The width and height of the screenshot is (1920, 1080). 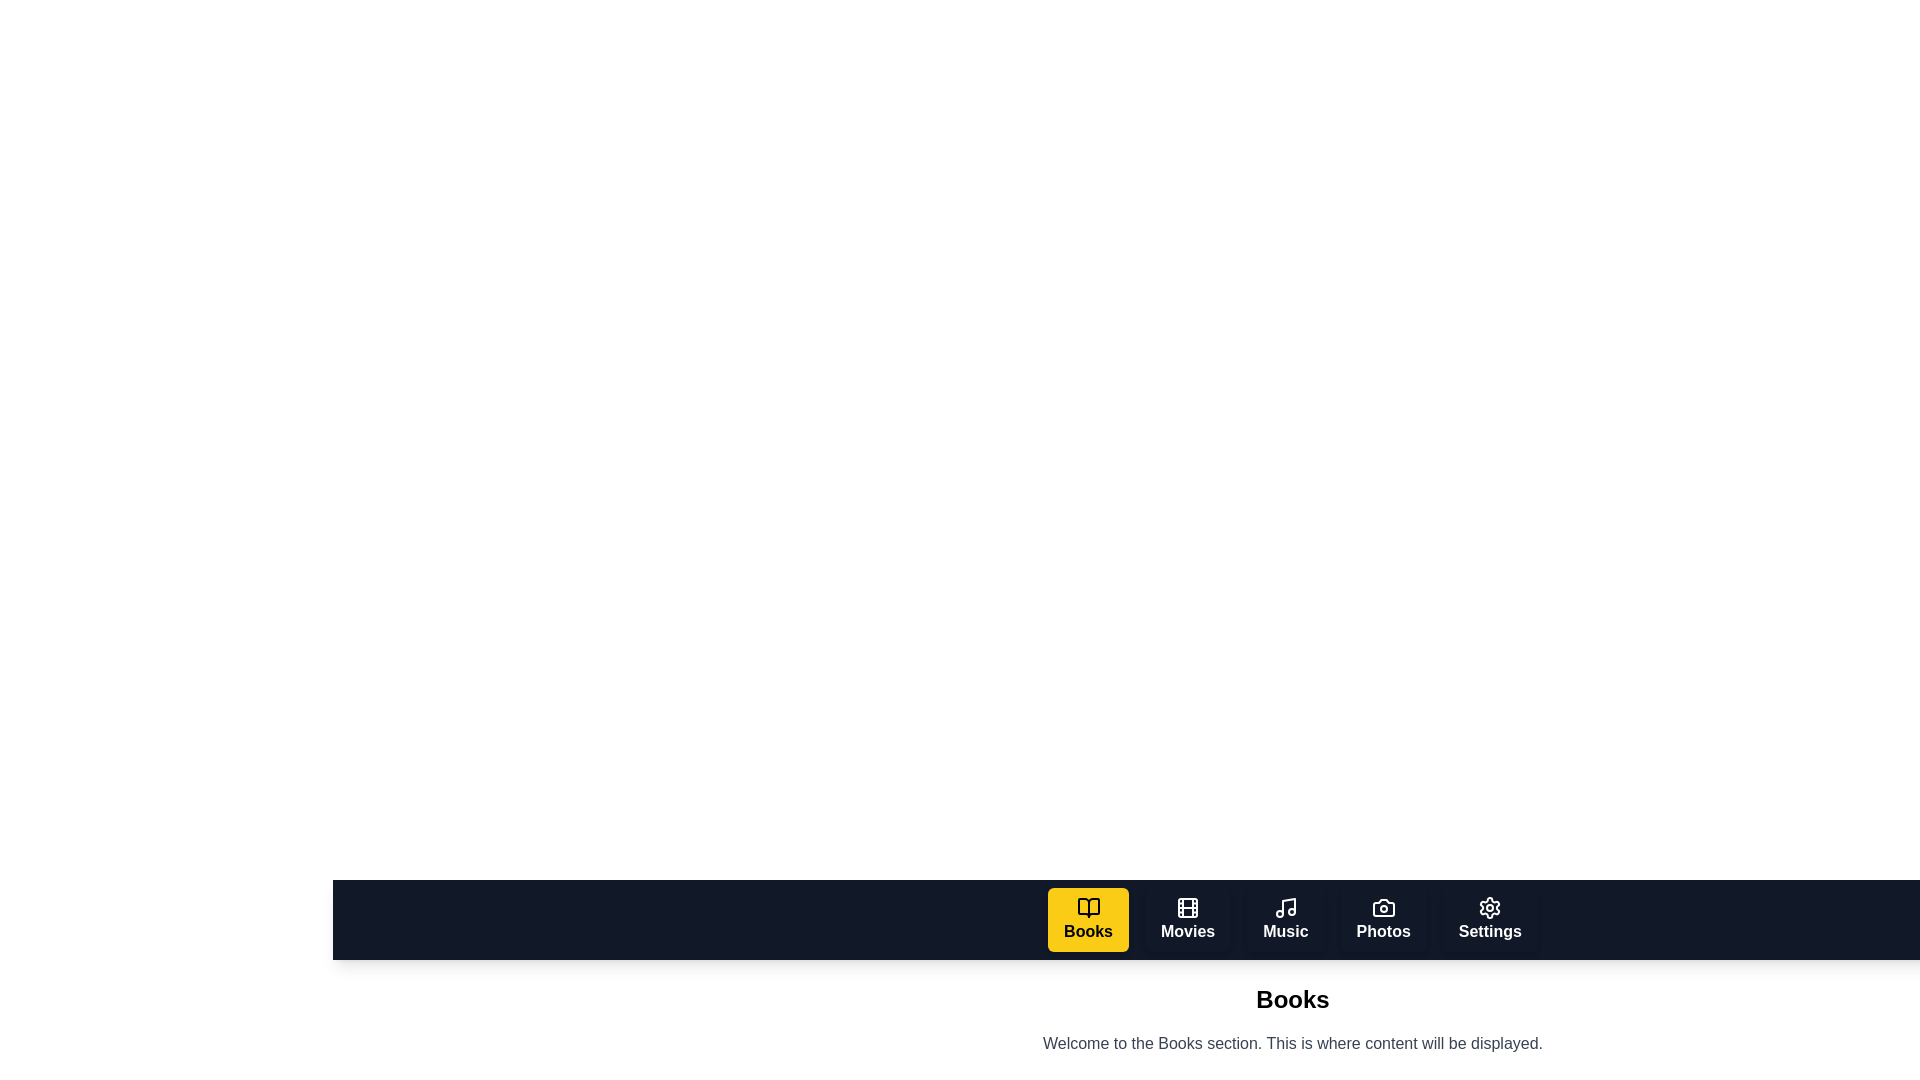 I want to click on the Music tab by clicking on its button, so click(x=1285, y=920).